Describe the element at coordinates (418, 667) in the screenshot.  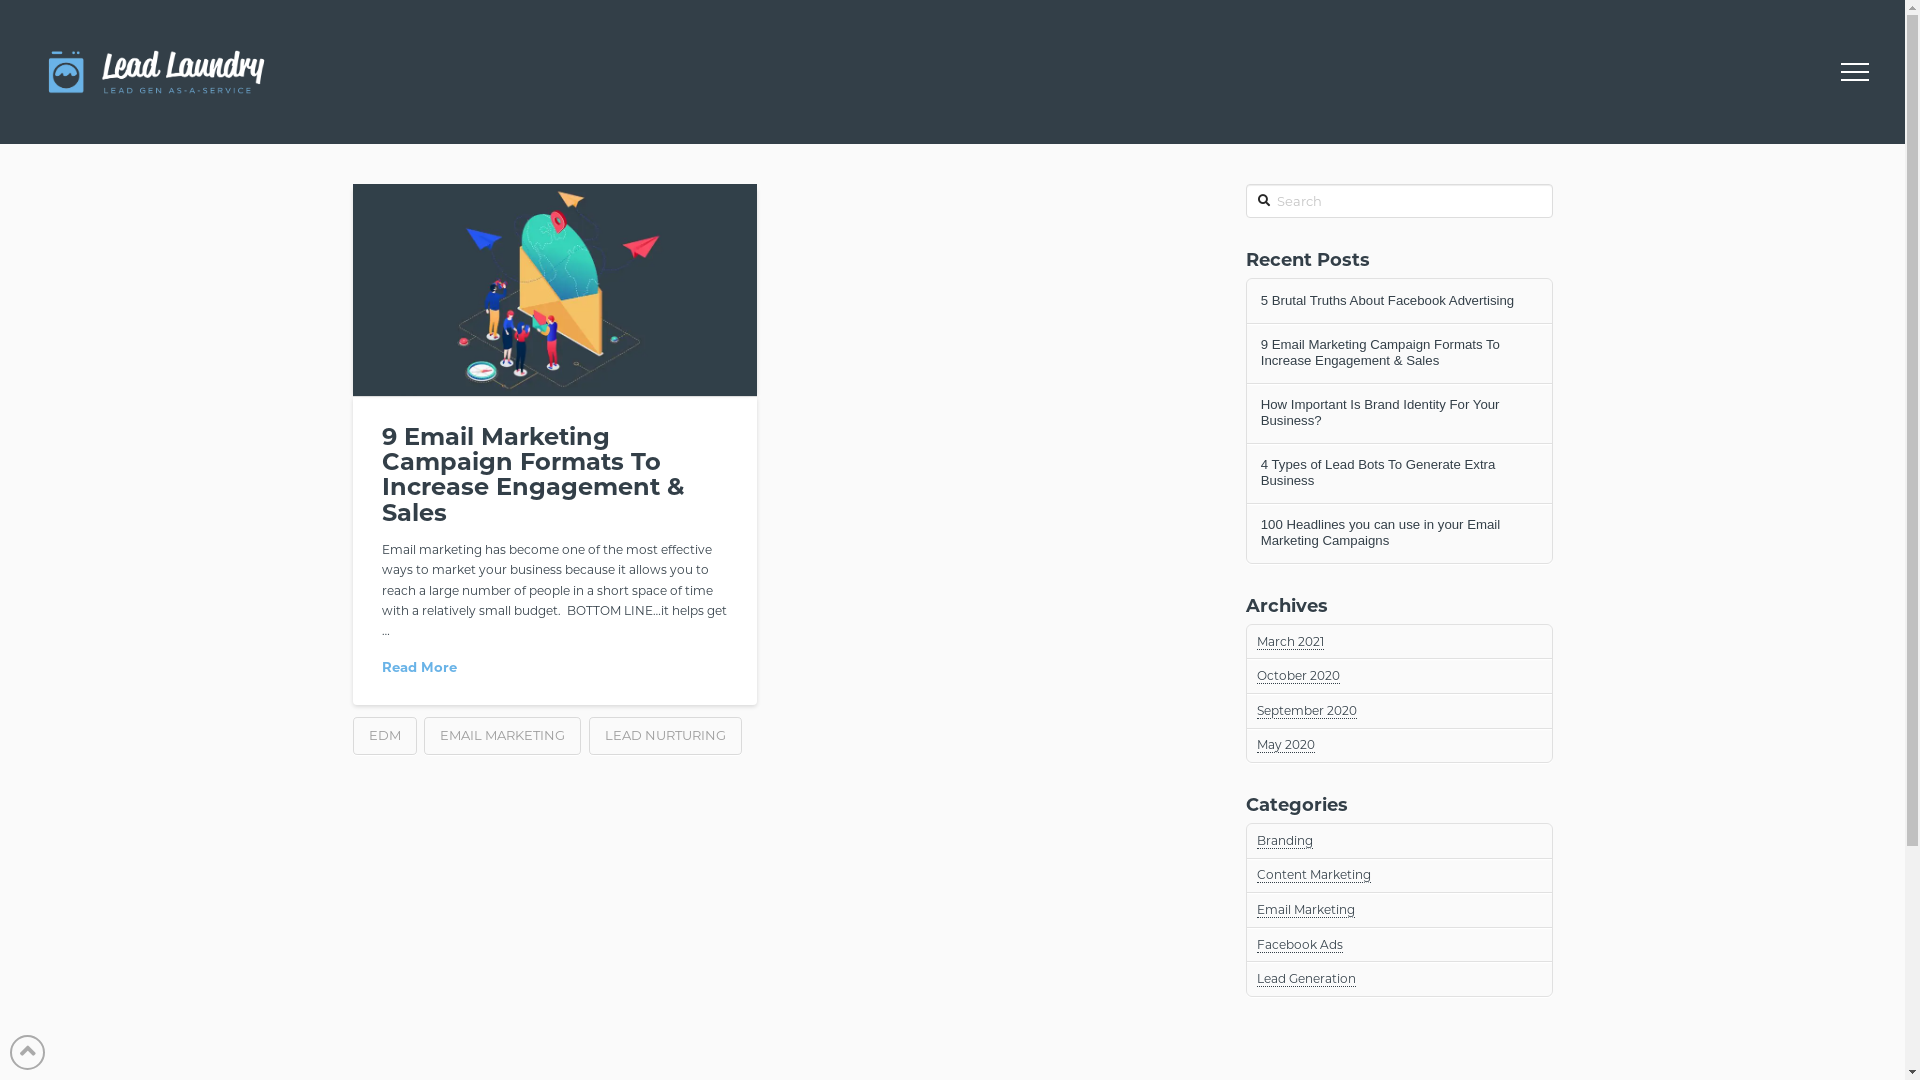
I see `'Read More'` at that location.